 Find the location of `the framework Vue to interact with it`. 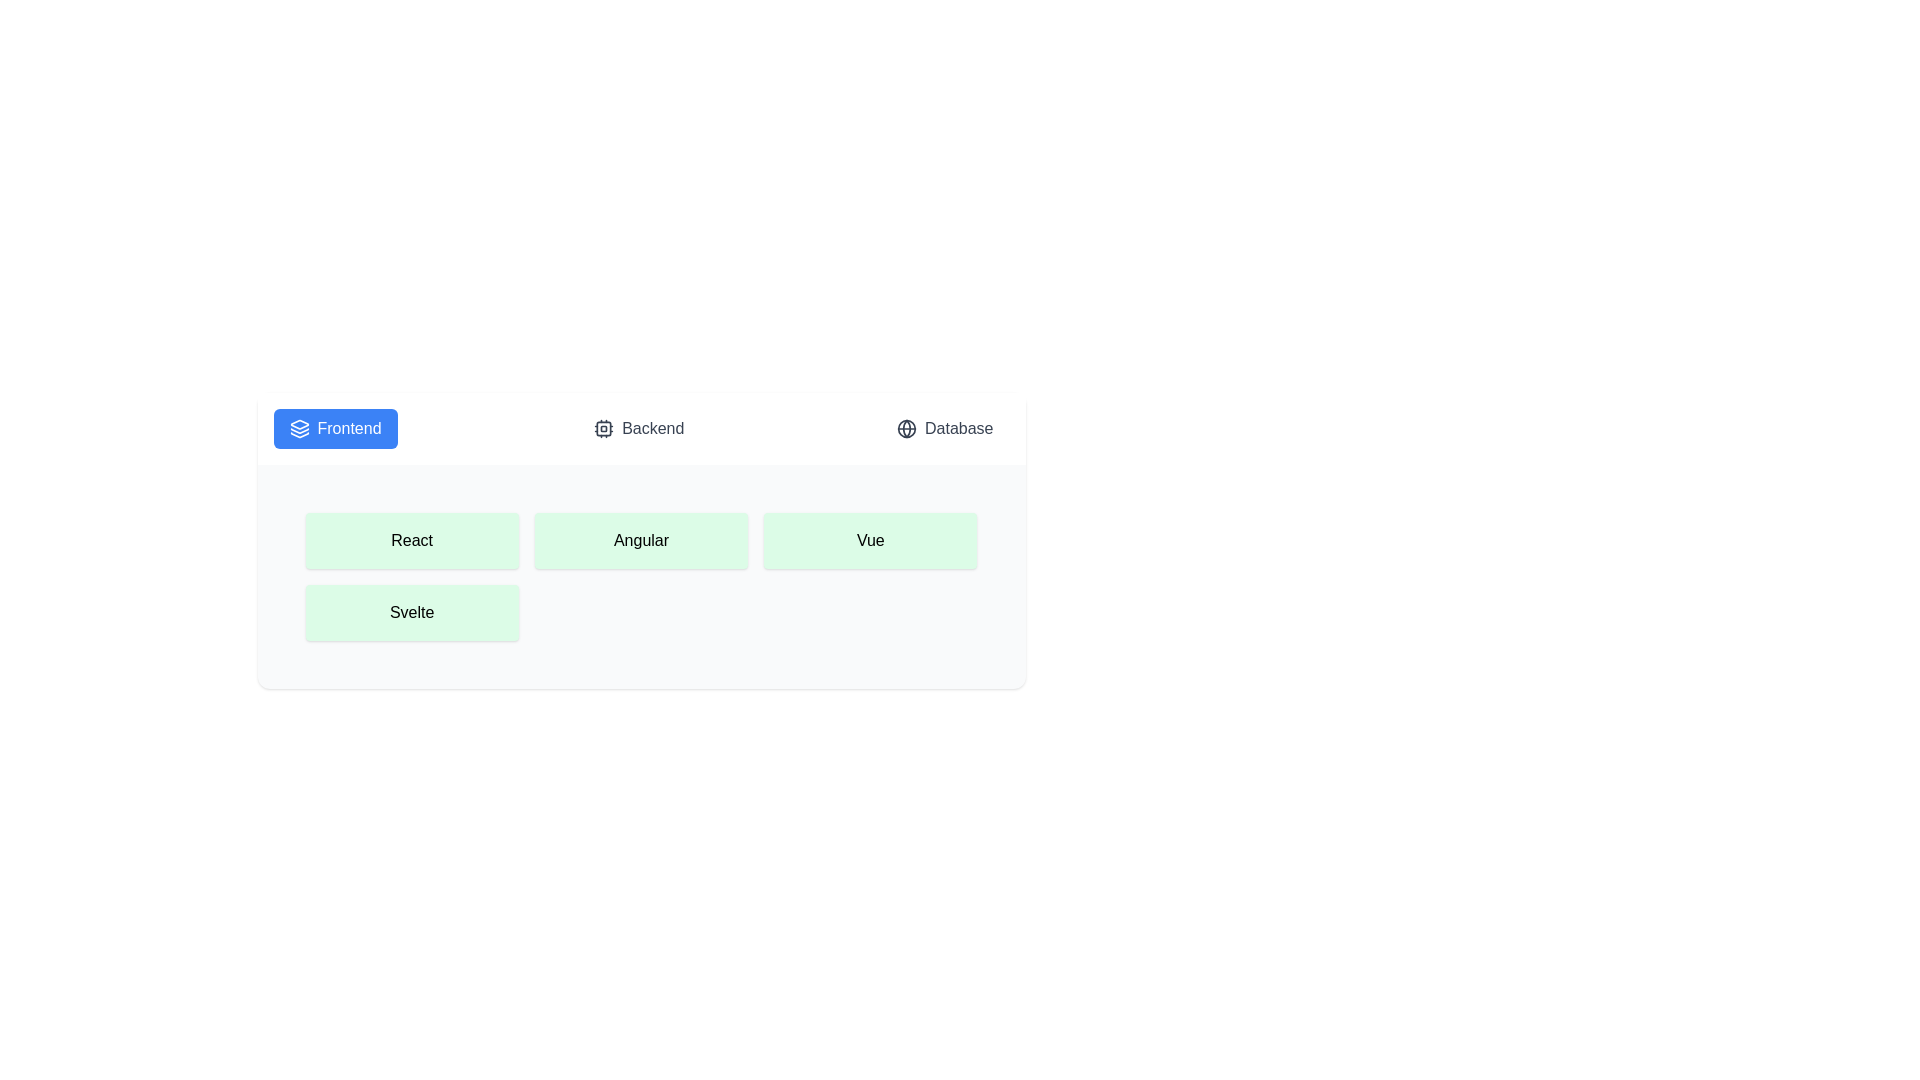

the framework Vue to interact with it is located at coordinates (869, 540).